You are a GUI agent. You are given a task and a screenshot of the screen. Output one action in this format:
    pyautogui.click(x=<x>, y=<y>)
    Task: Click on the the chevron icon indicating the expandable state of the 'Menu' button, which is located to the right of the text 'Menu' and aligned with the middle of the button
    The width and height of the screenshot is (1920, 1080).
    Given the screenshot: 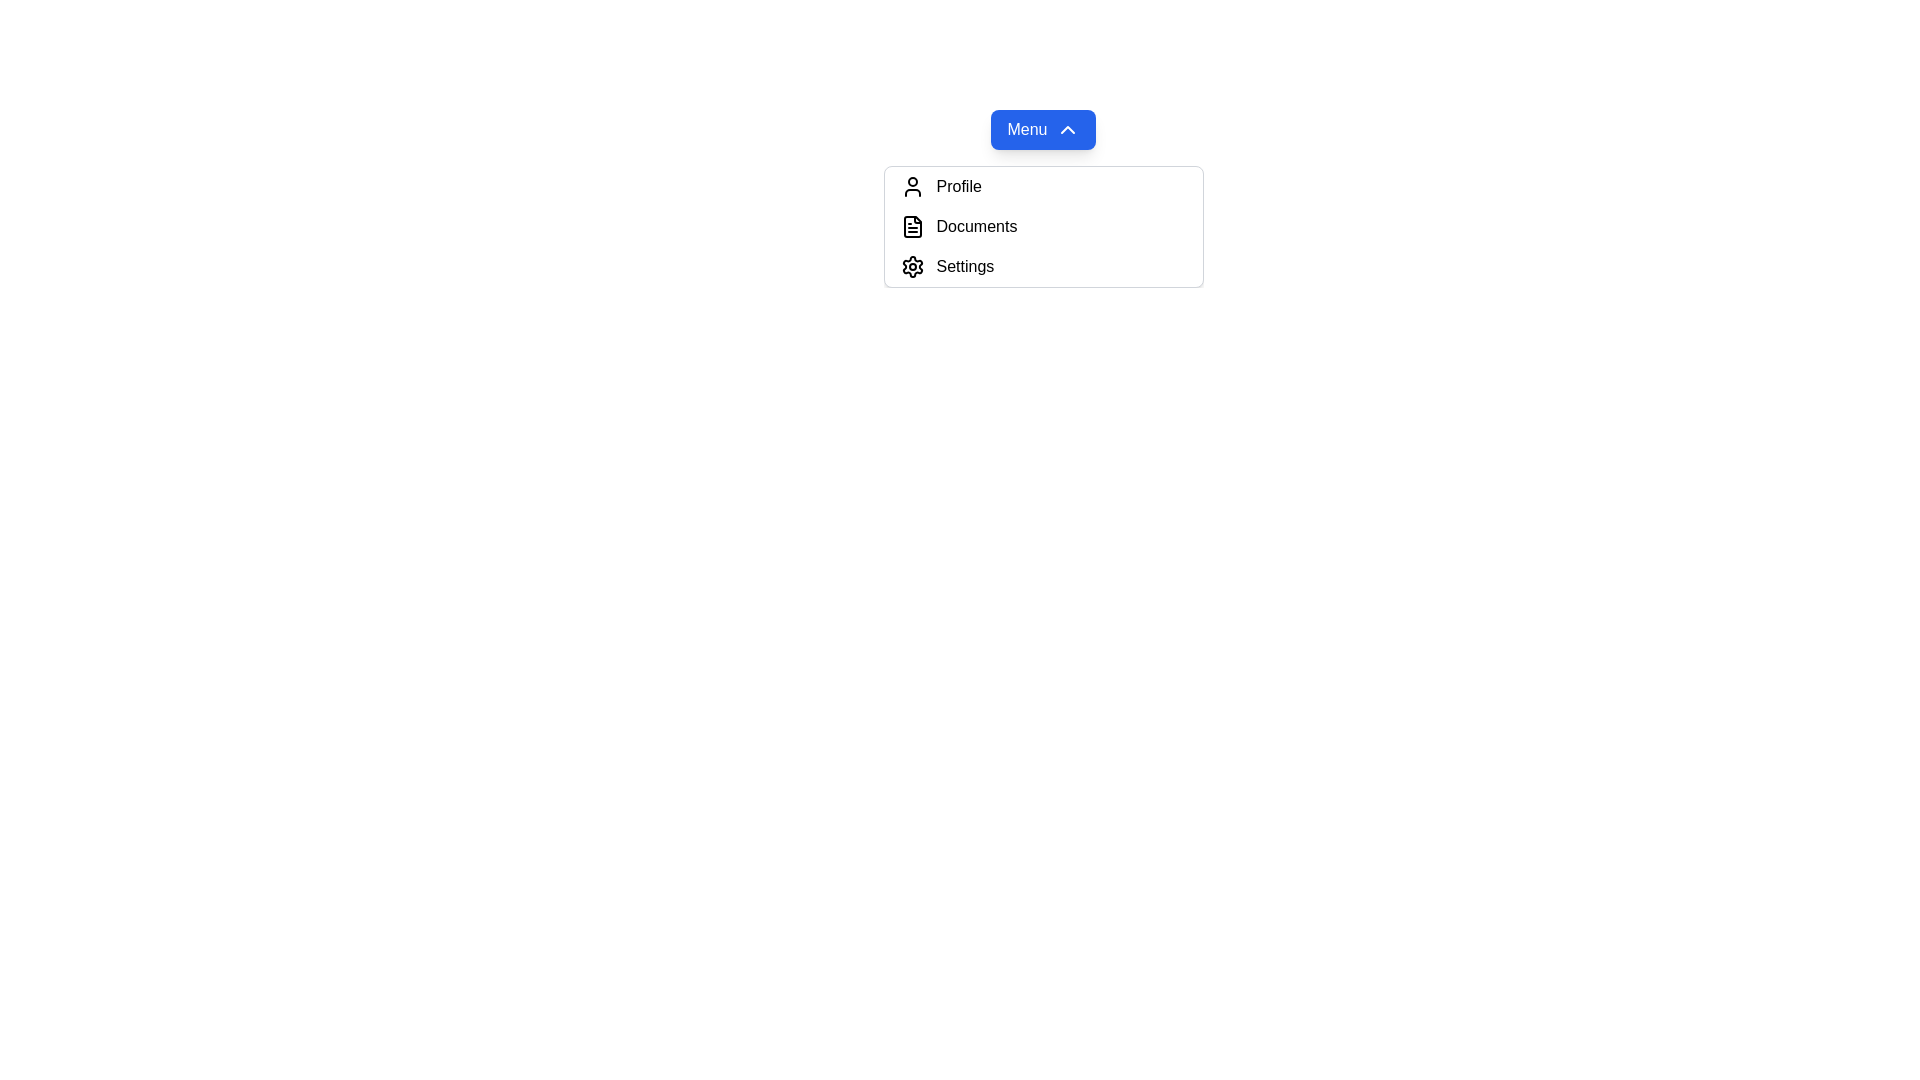 What is the action you would take?
    pyautogui.click(x=1066, y=130)
    